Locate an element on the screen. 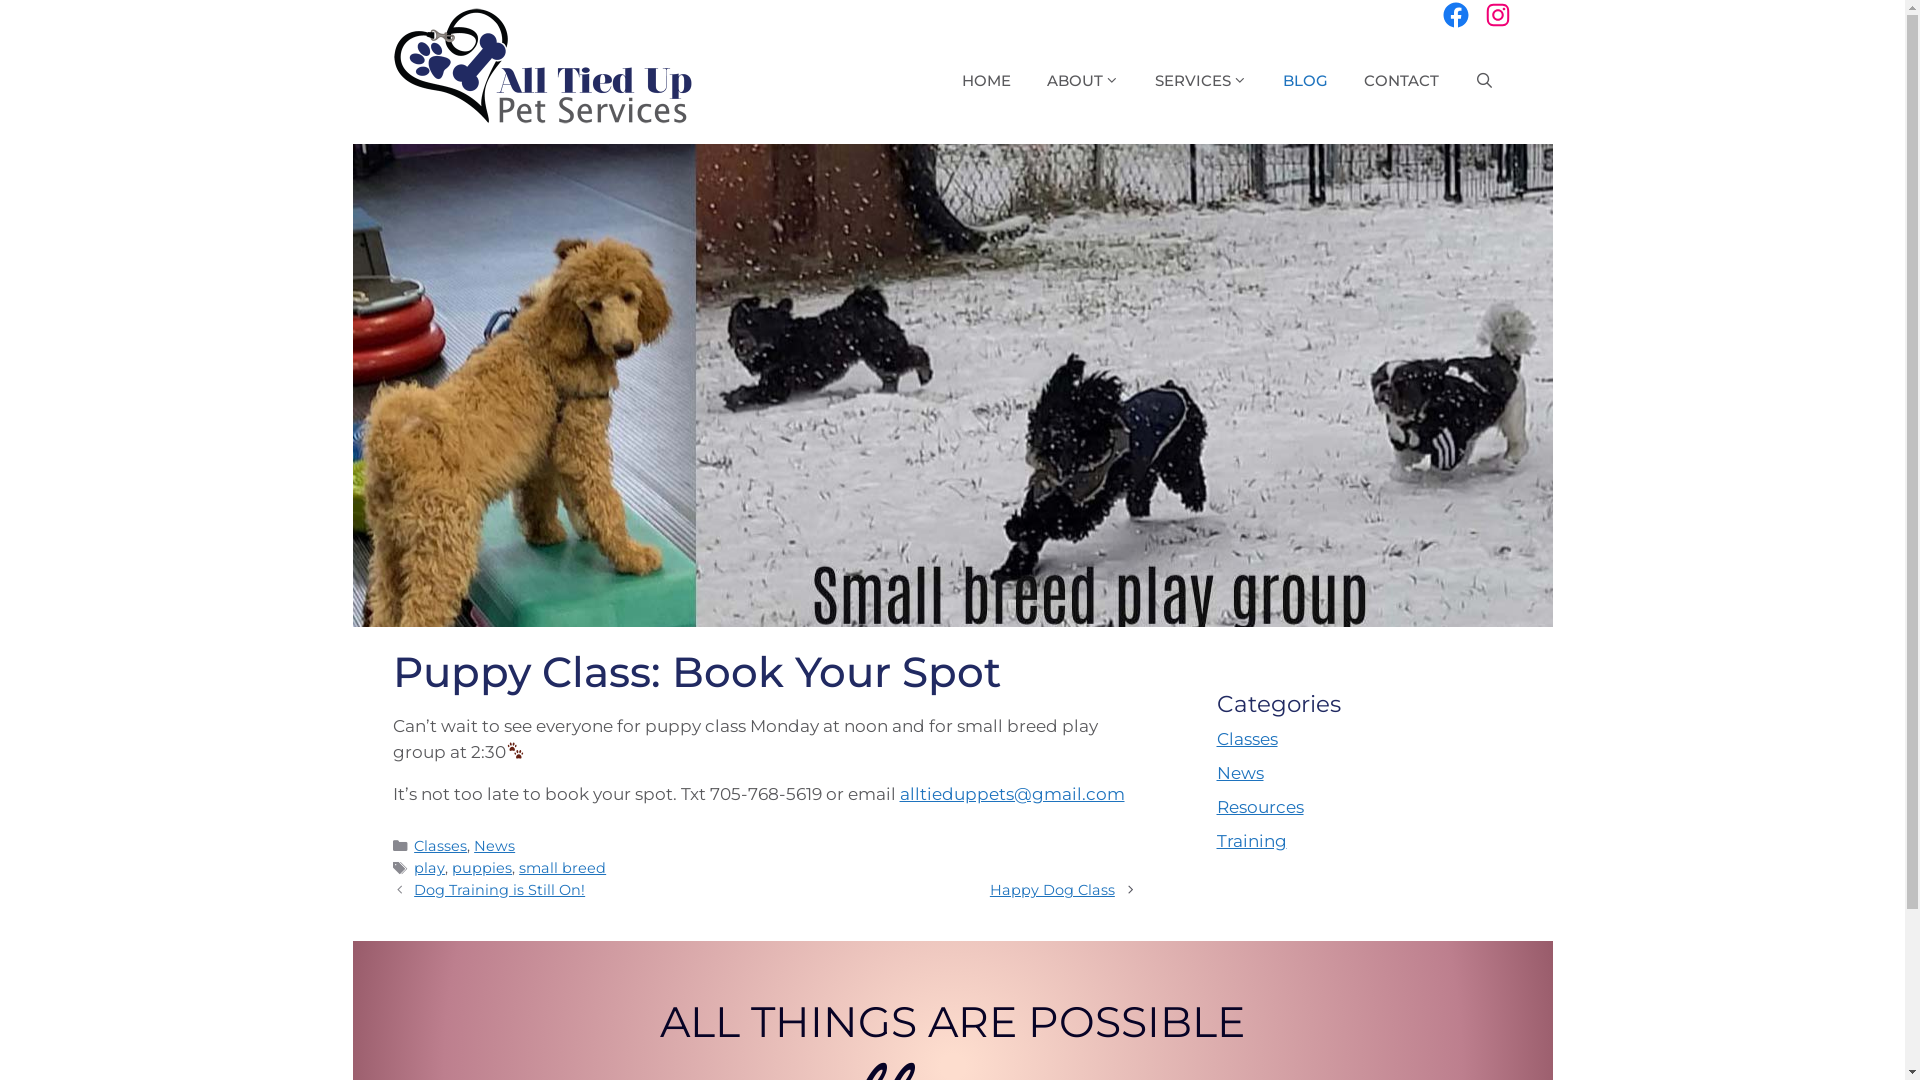 The image size is (1920, 1080). 'puppies' is located at coordinates (481, 866).